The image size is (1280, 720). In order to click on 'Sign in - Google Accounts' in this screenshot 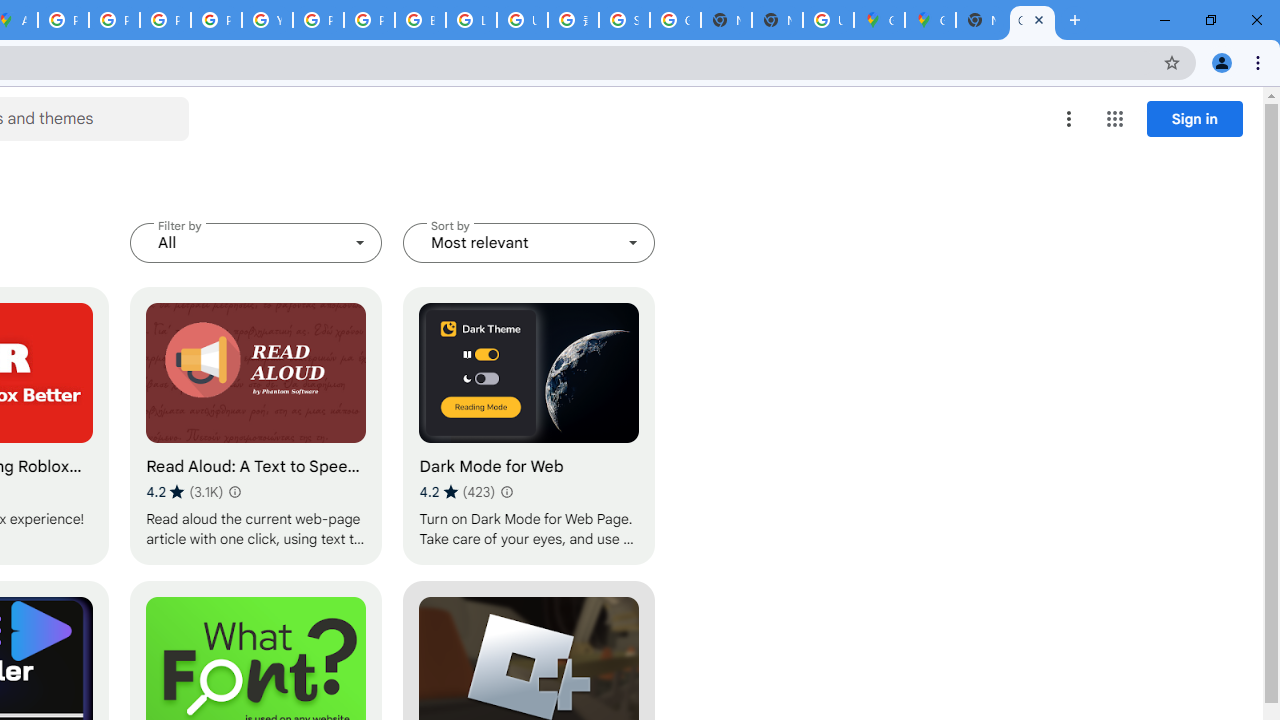, I will do `click(623, 20)`.